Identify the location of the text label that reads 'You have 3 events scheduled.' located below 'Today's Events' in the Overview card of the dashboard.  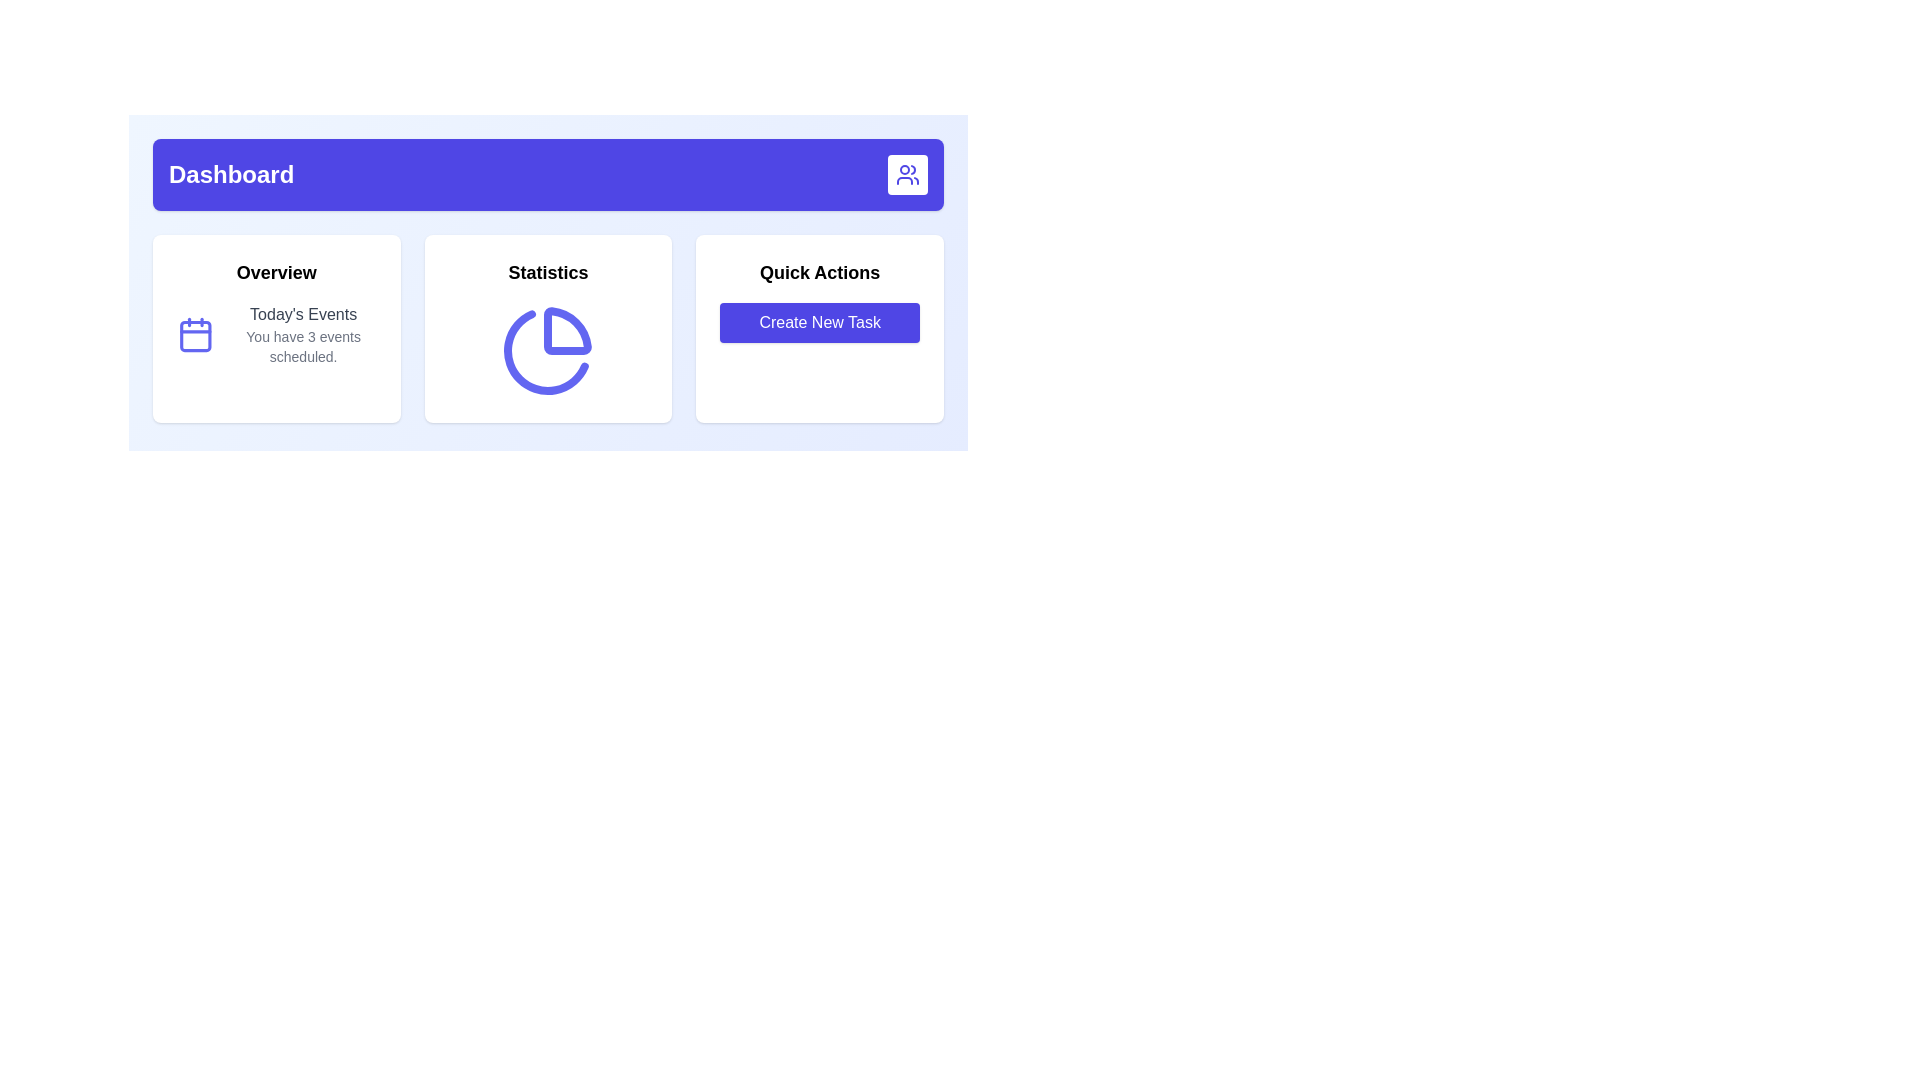
(302, 346).